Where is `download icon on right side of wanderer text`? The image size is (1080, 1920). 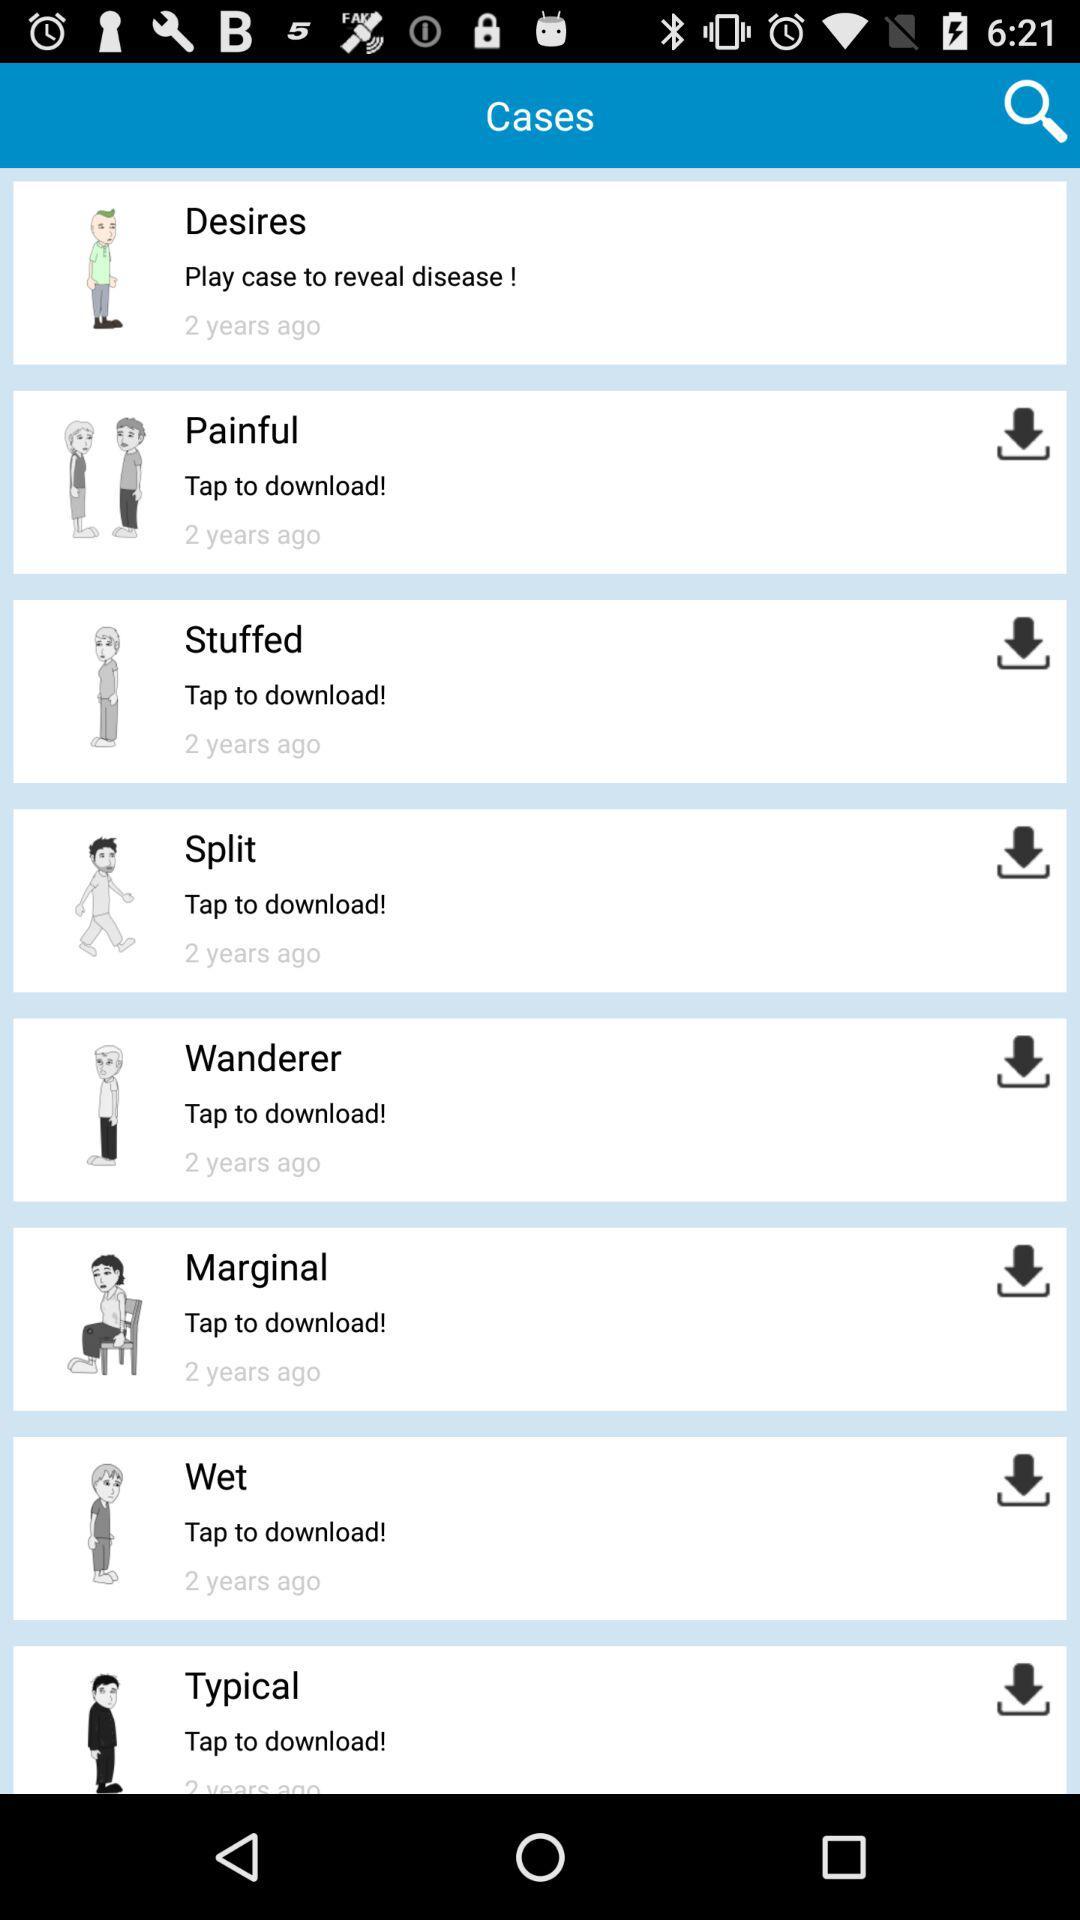 download icon on right side of wanderer text is located at coordinates (1023, 1060).